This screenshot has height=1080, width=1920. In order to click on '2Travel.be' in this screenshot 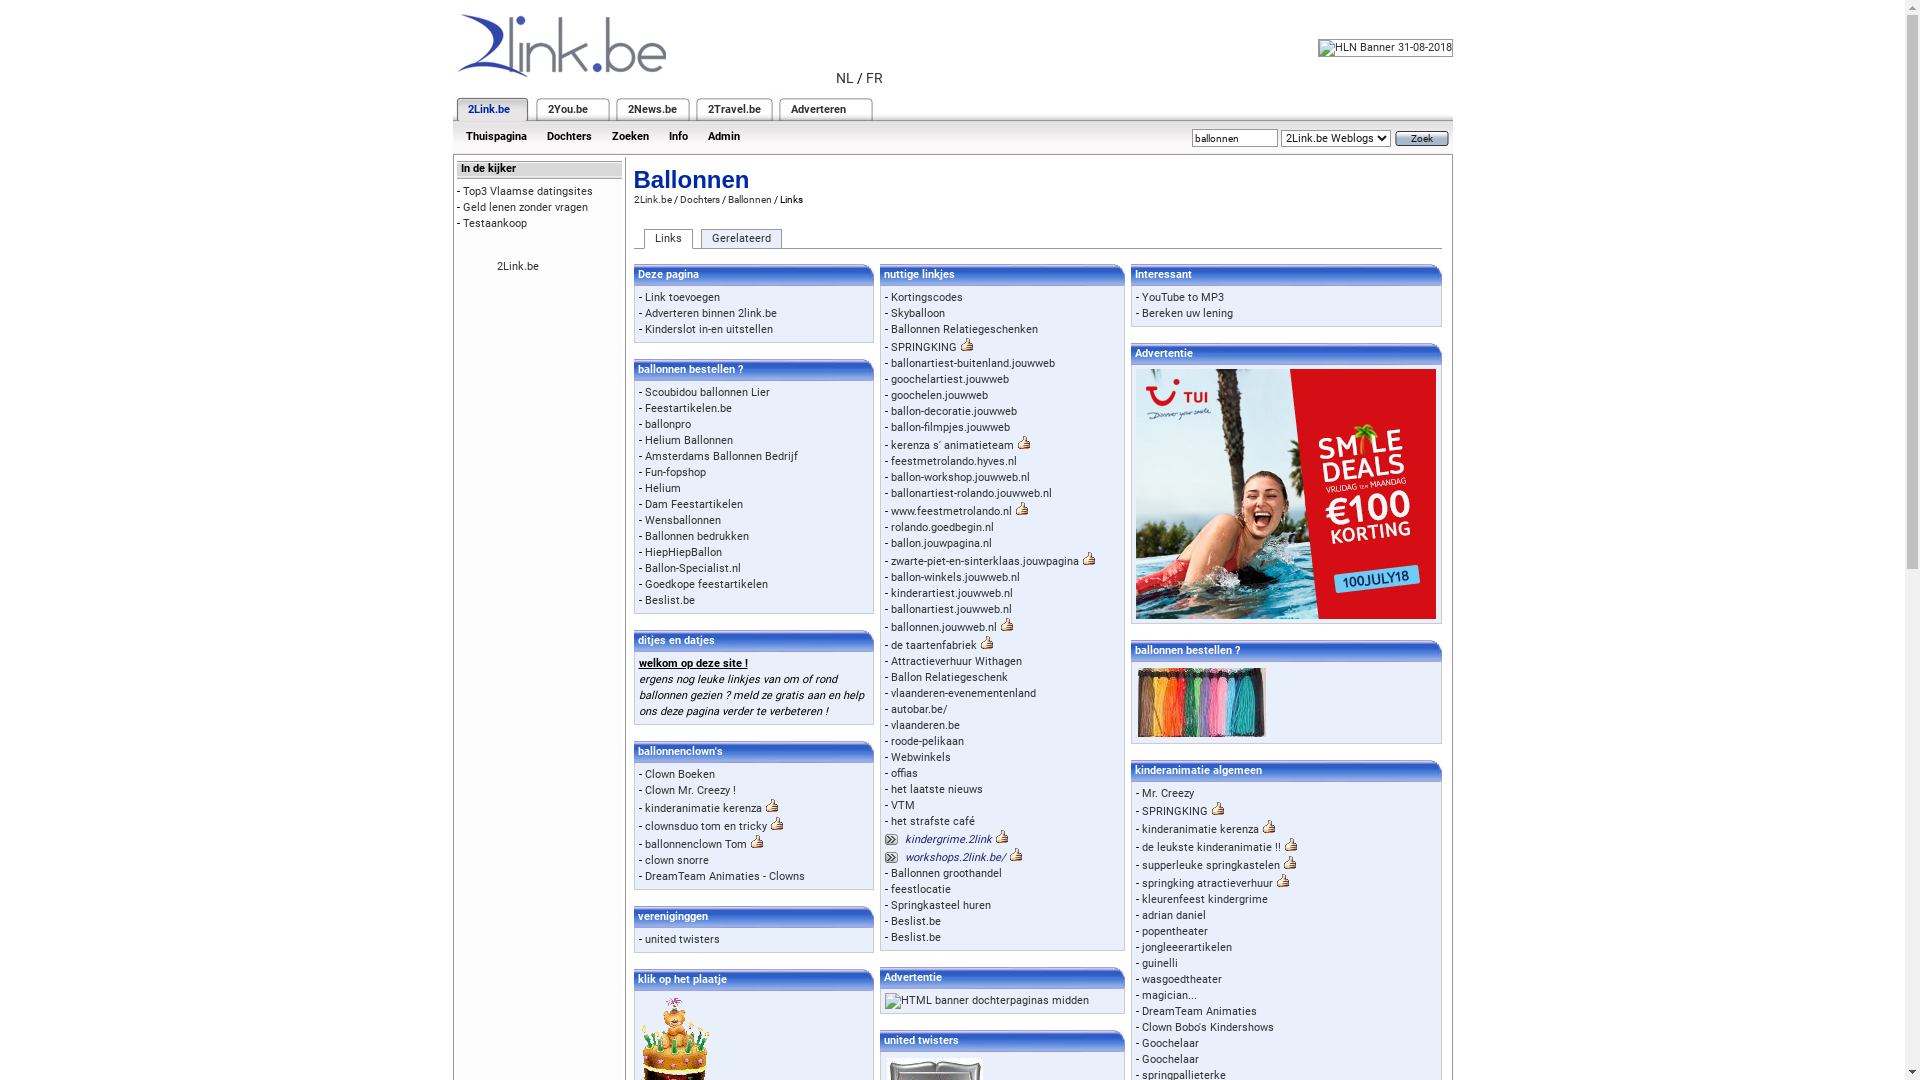, I will do `click(733, 109)`.